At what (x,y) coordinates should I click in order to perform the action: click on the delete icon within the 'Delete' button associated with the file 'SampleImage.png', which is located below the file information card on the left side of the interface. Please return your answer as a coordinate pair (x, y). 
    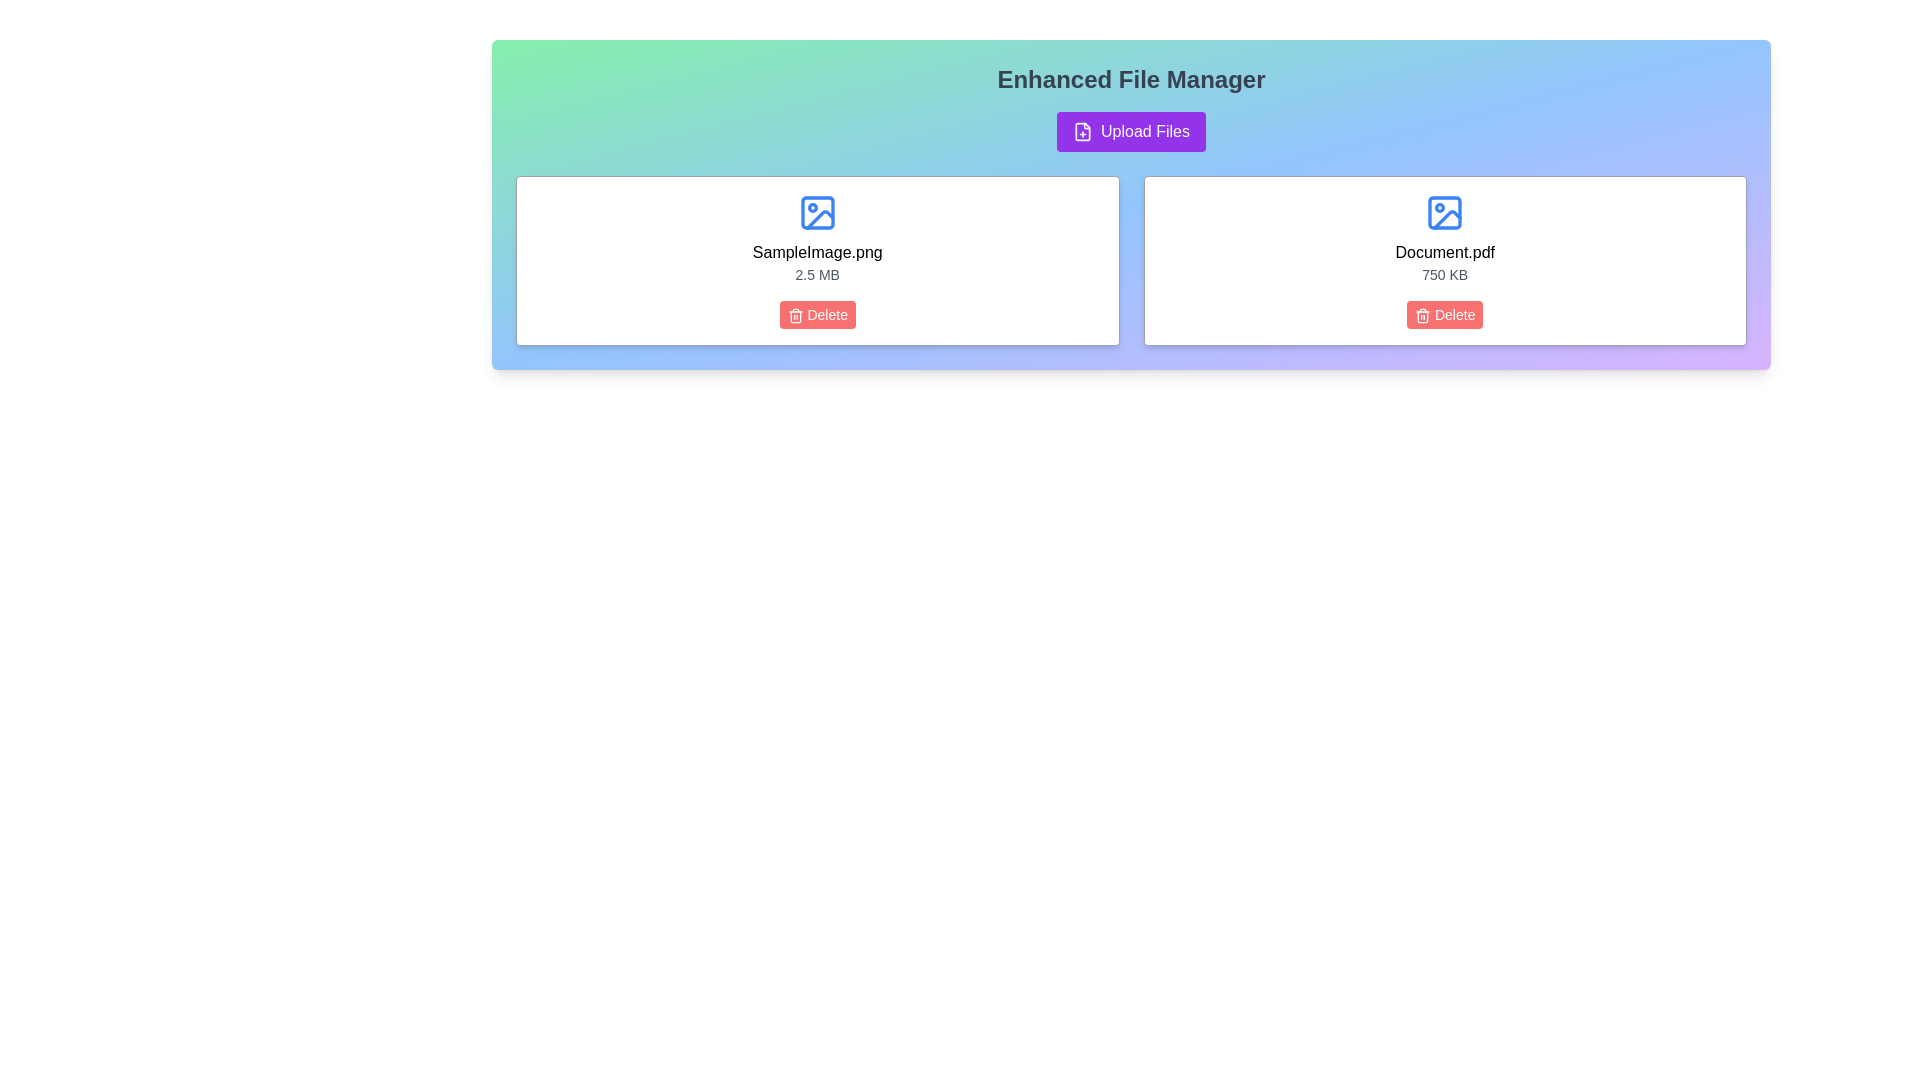
    Looking at the image, I should click on (794, 315).